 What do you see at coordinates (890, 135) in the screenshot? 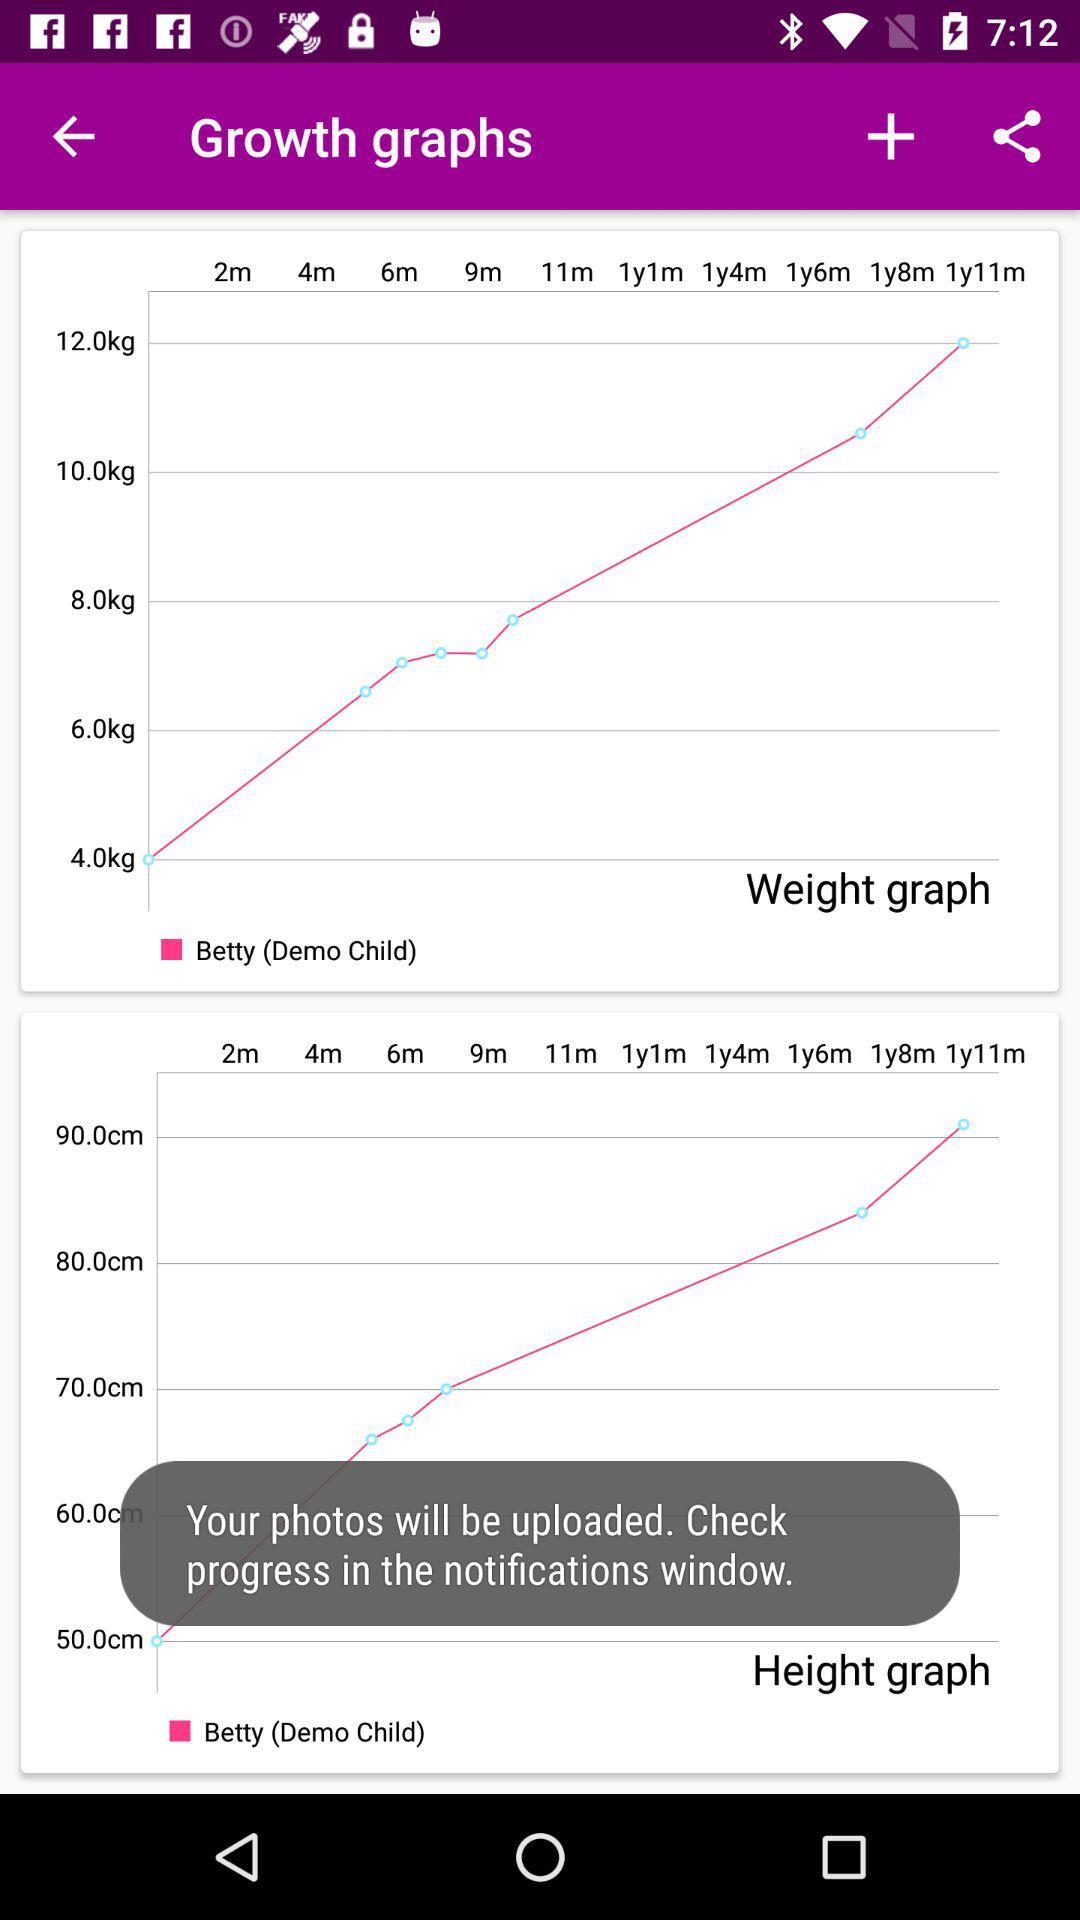
I see `icon next to growth graphs` at bounding box center [890, 135].